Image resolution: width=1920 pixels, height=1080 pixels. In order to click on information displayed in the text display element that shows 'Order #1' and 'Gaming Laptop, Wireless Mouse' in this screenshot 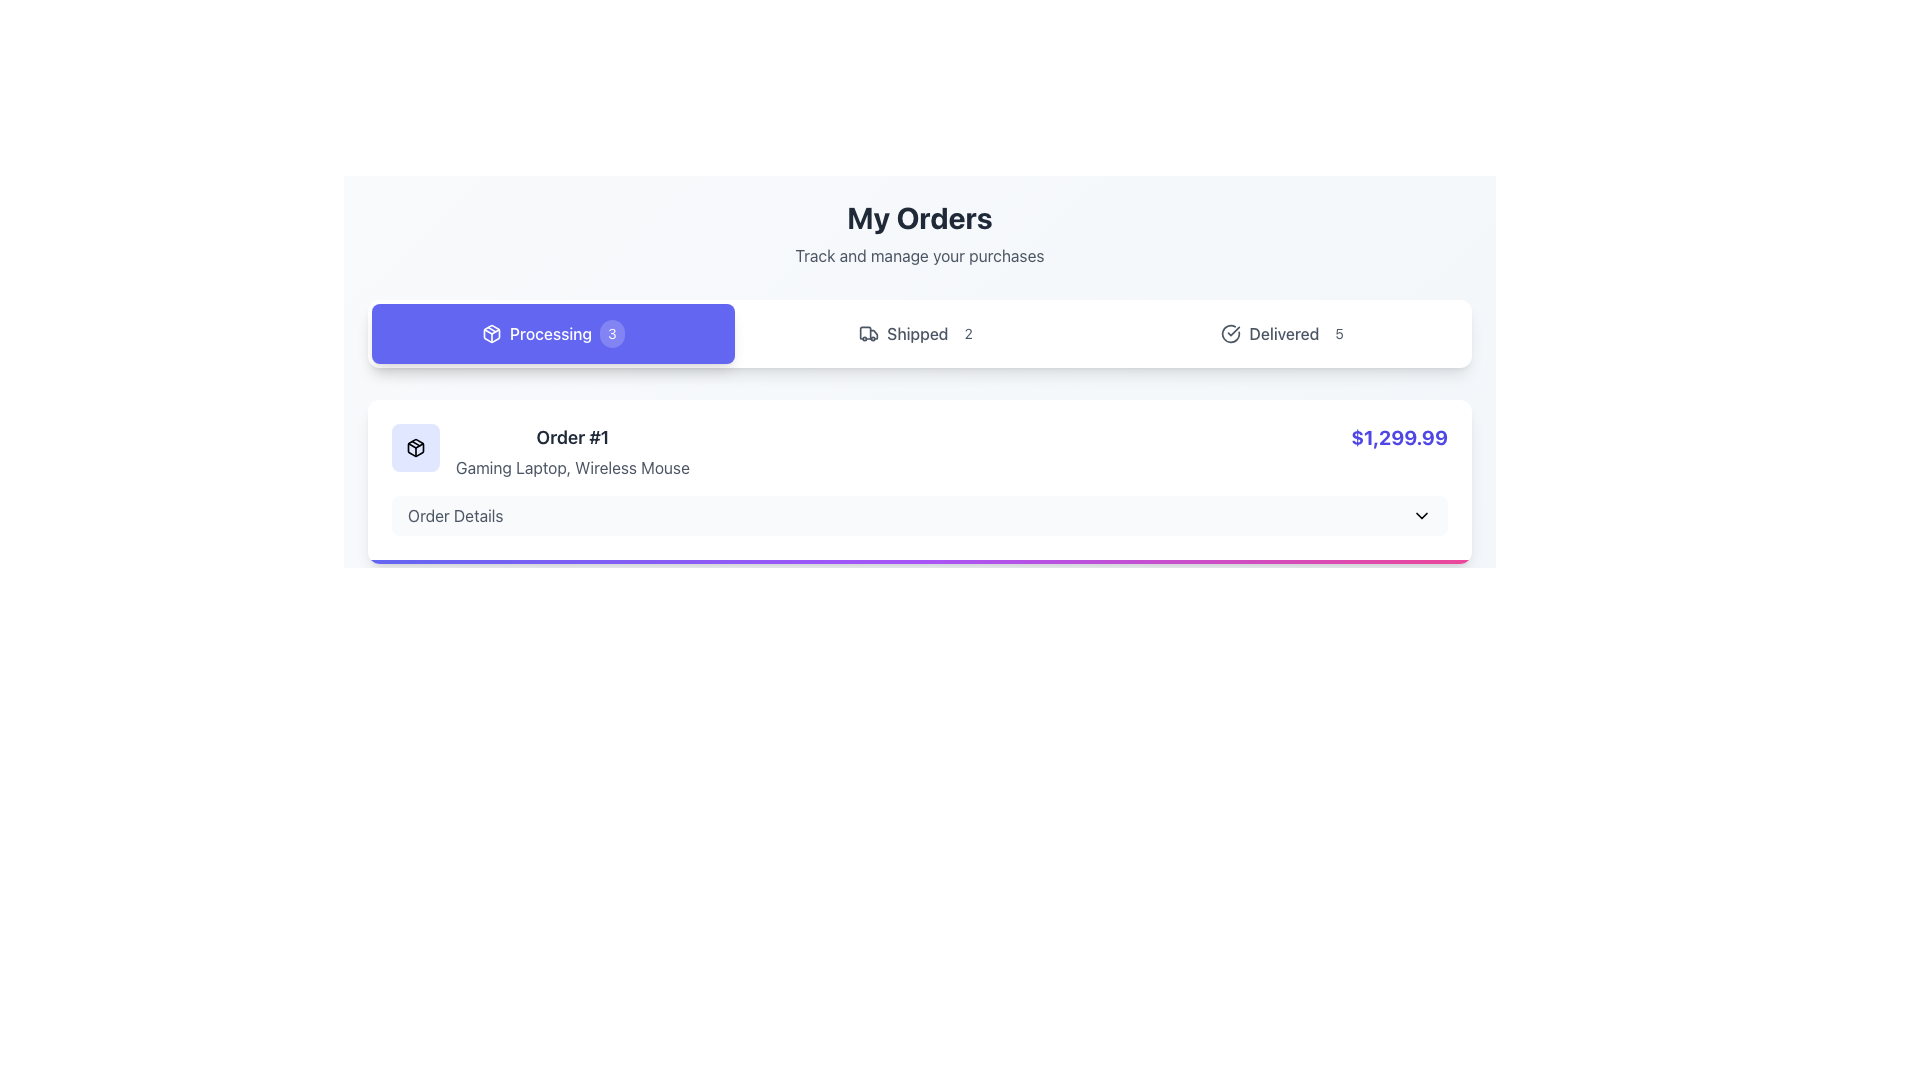, I will do `click(571, 451)`.